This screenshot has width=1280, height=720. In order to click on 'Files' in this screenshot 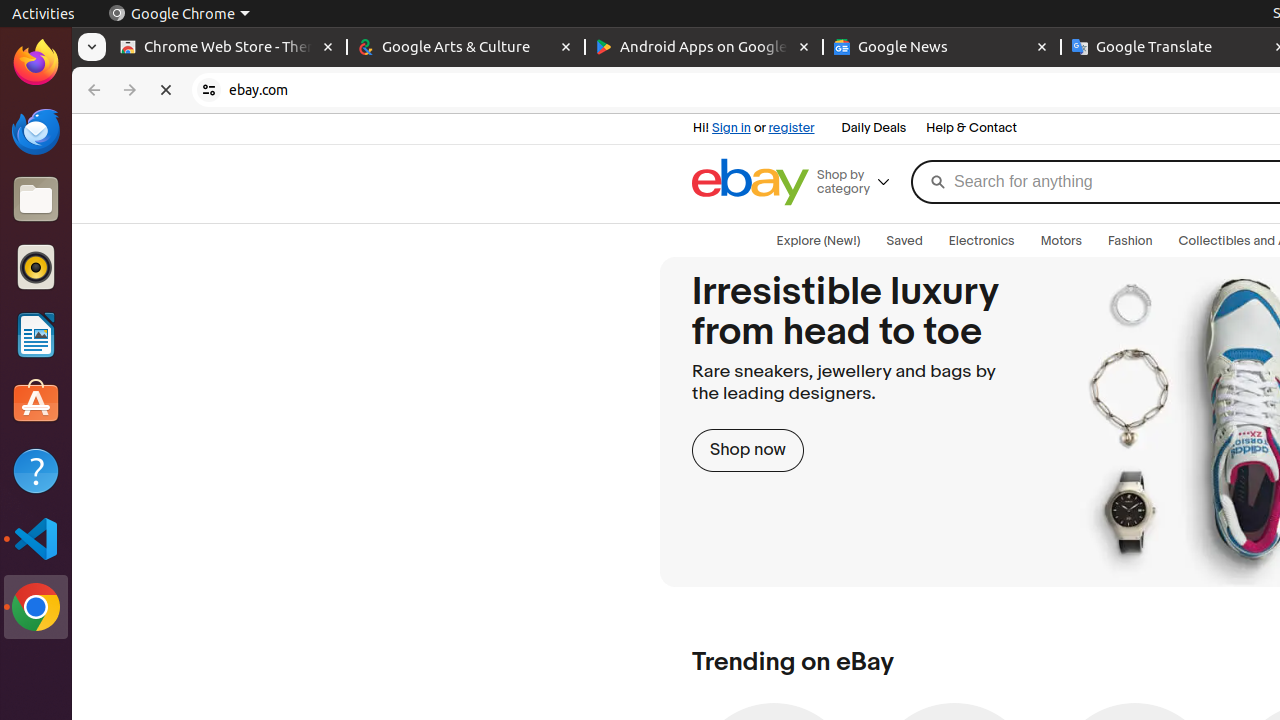, I will do `click(35, 199)`.